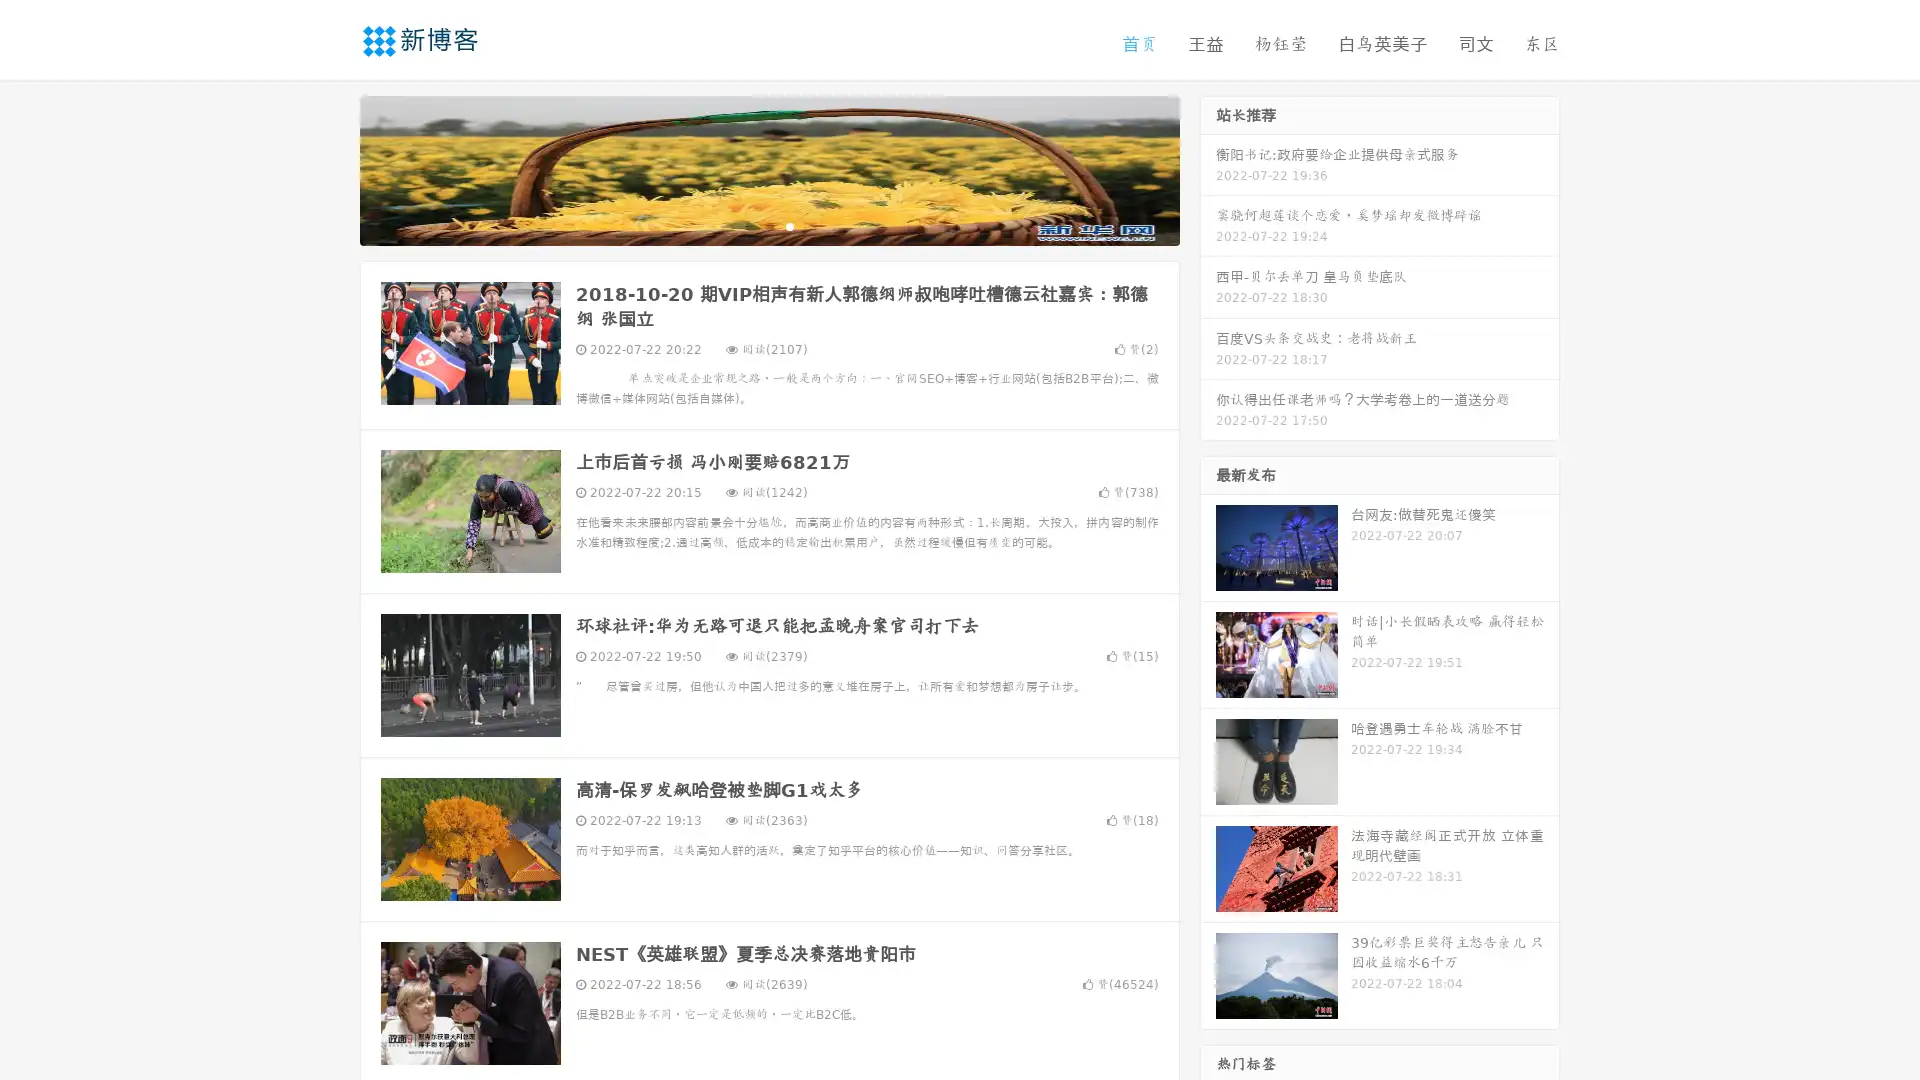  I want to click on Previous slide, so click(330, 168).